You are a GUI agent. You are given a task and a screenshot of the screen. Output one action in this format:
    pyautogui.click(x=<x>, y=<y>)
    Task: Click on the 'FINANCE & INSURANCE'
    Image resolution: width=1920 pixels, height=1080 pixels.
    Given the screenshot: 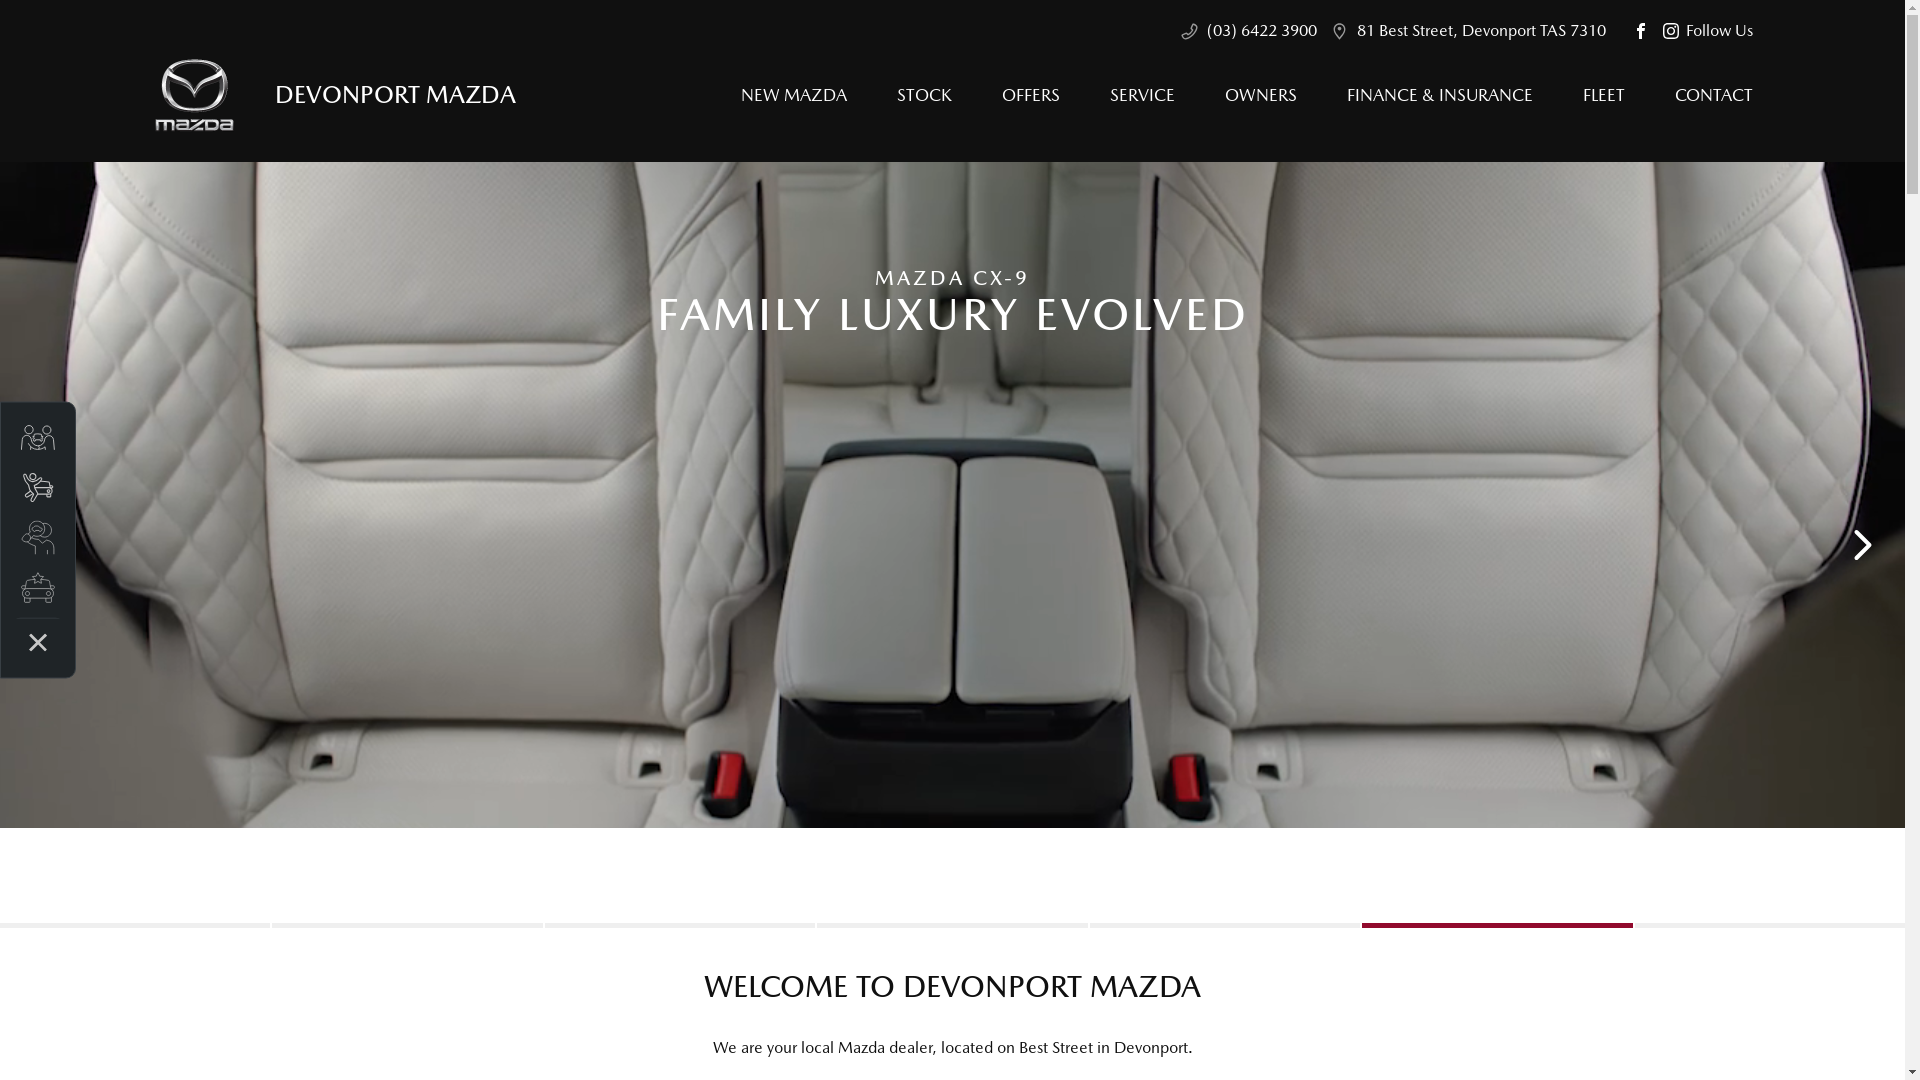 What is the action you would take?
    pyautogui.click(x=1440, y=95)
    